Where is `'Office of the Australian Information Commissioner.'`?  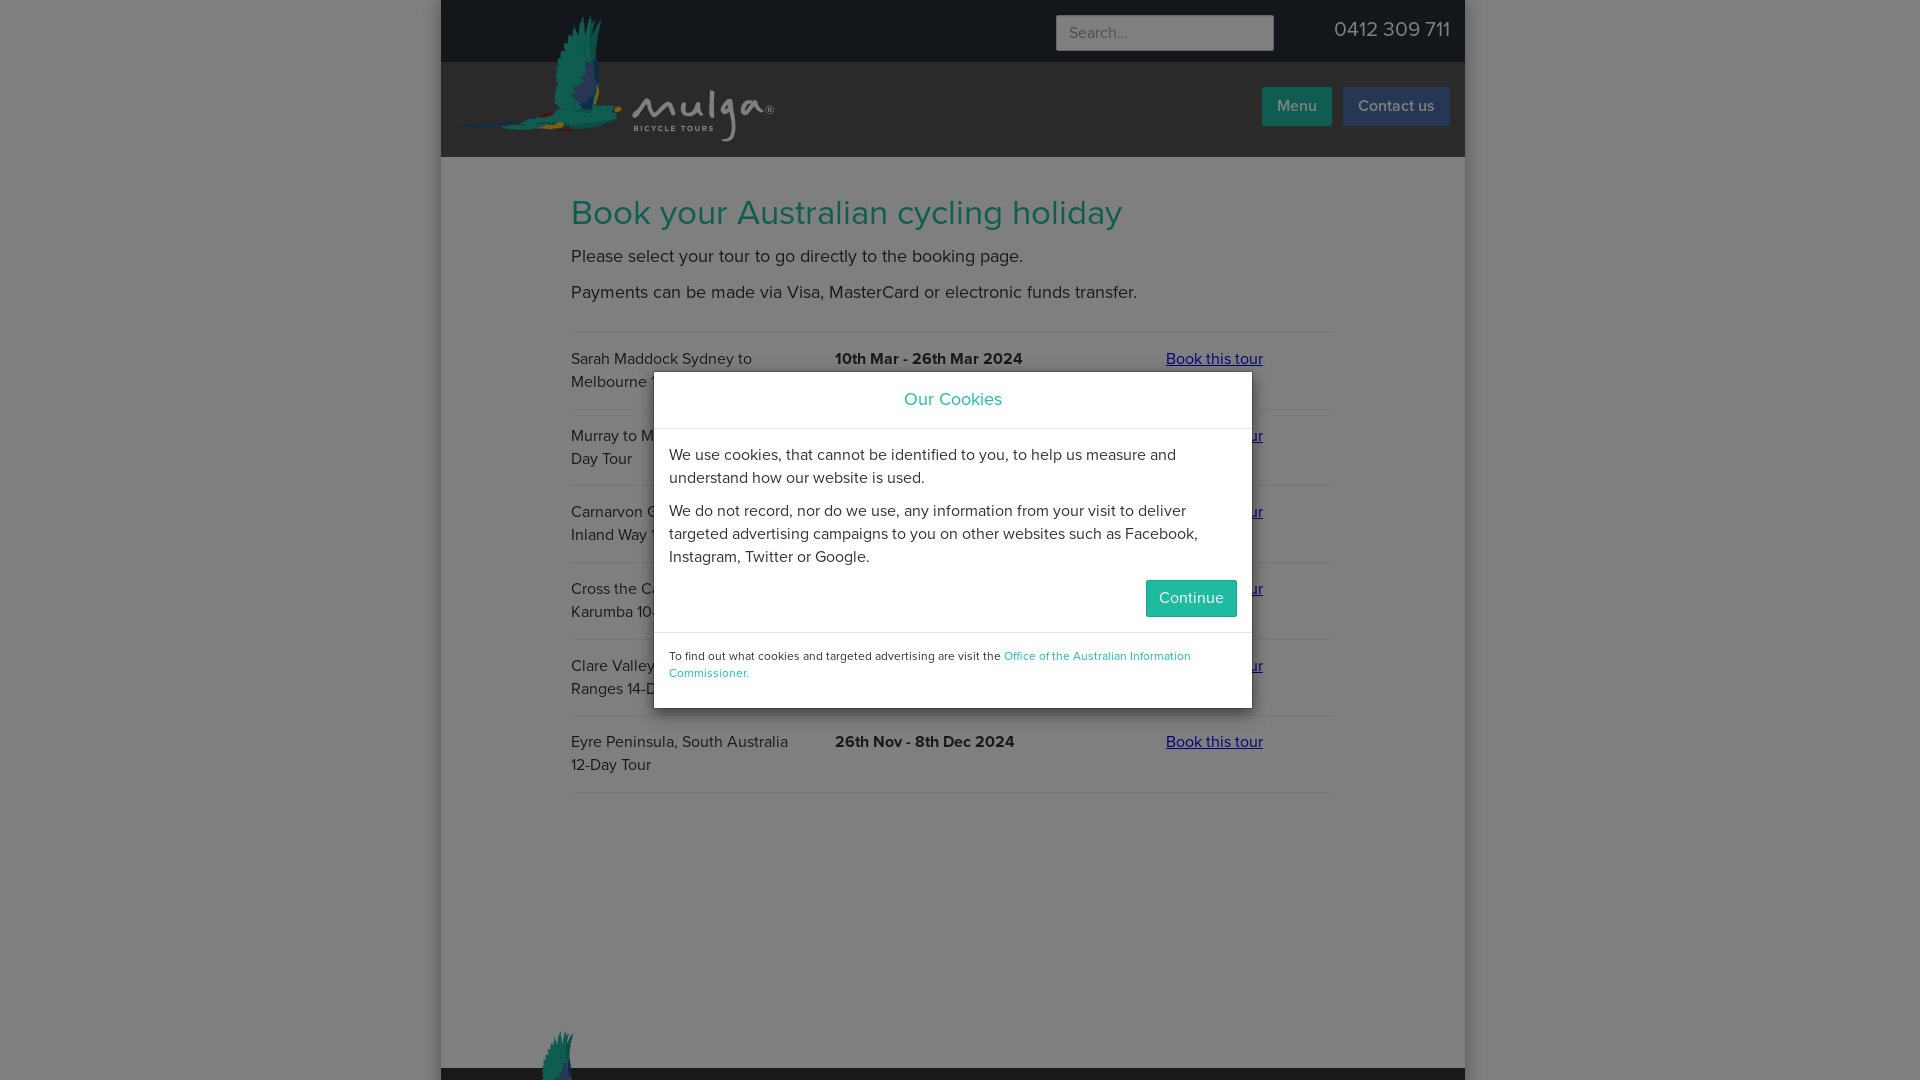 'Office of the Australian Information Commissioner.' is located at coordinates (928, 664).